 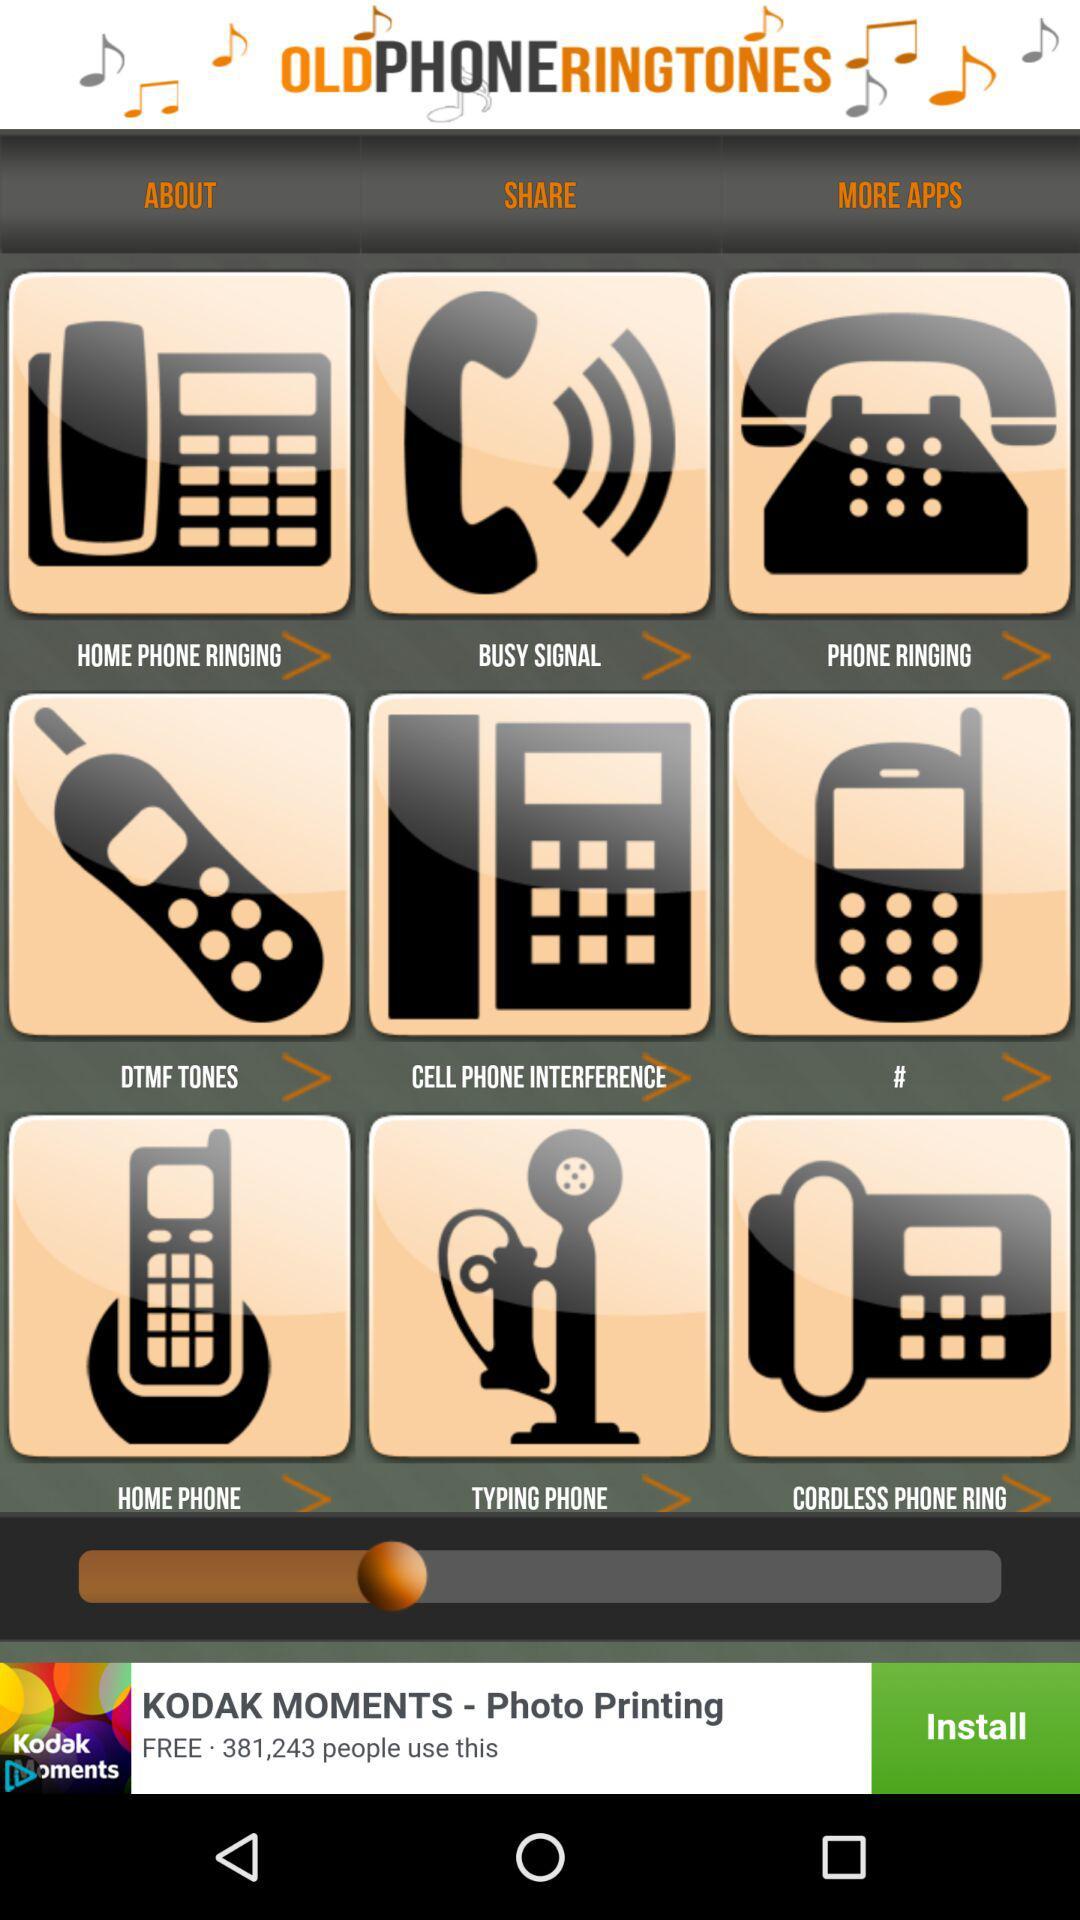 What do you see at coordinates (306, 1074) in the screenshot?
I see `the  symbol which is on left hand side beside the text dtmf tones` at bounding box center [306, 1074].